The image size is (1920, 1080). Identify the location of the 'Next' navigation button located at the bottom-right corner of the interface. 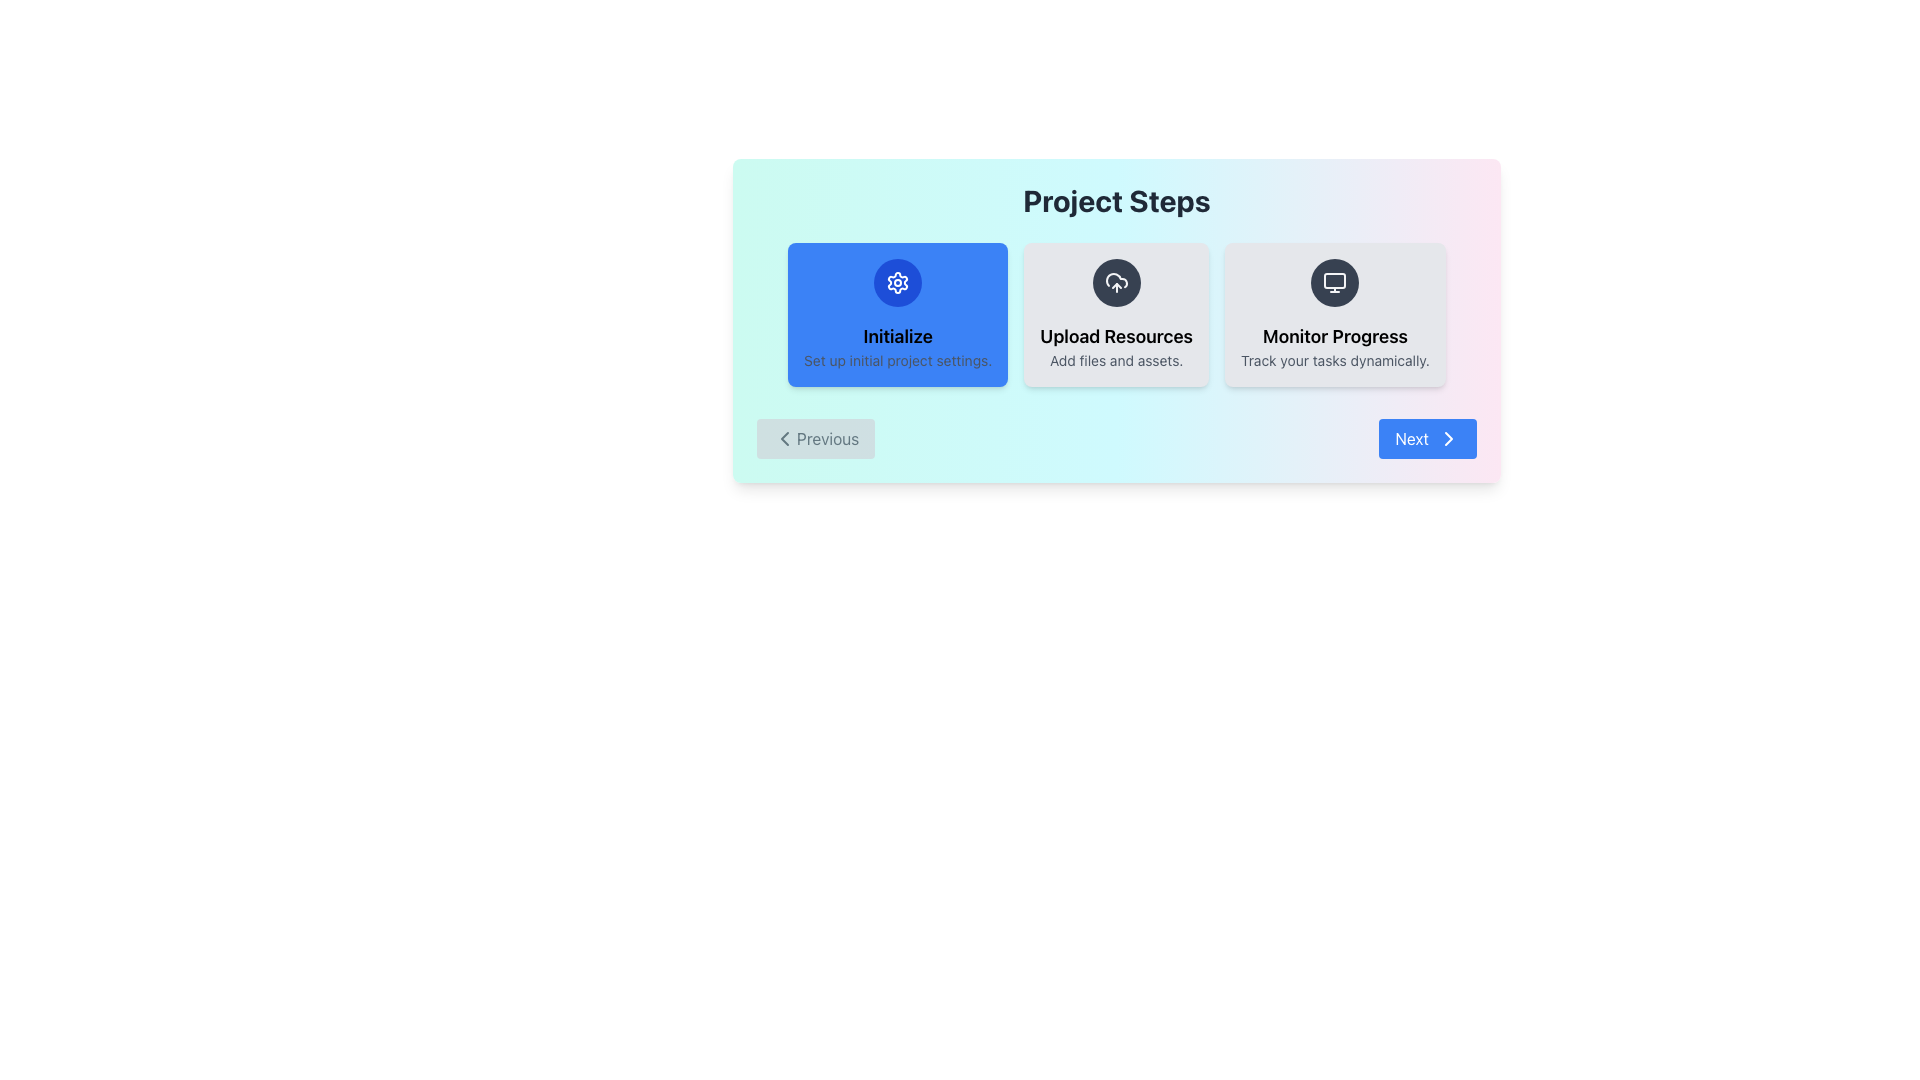
(1427, 438).